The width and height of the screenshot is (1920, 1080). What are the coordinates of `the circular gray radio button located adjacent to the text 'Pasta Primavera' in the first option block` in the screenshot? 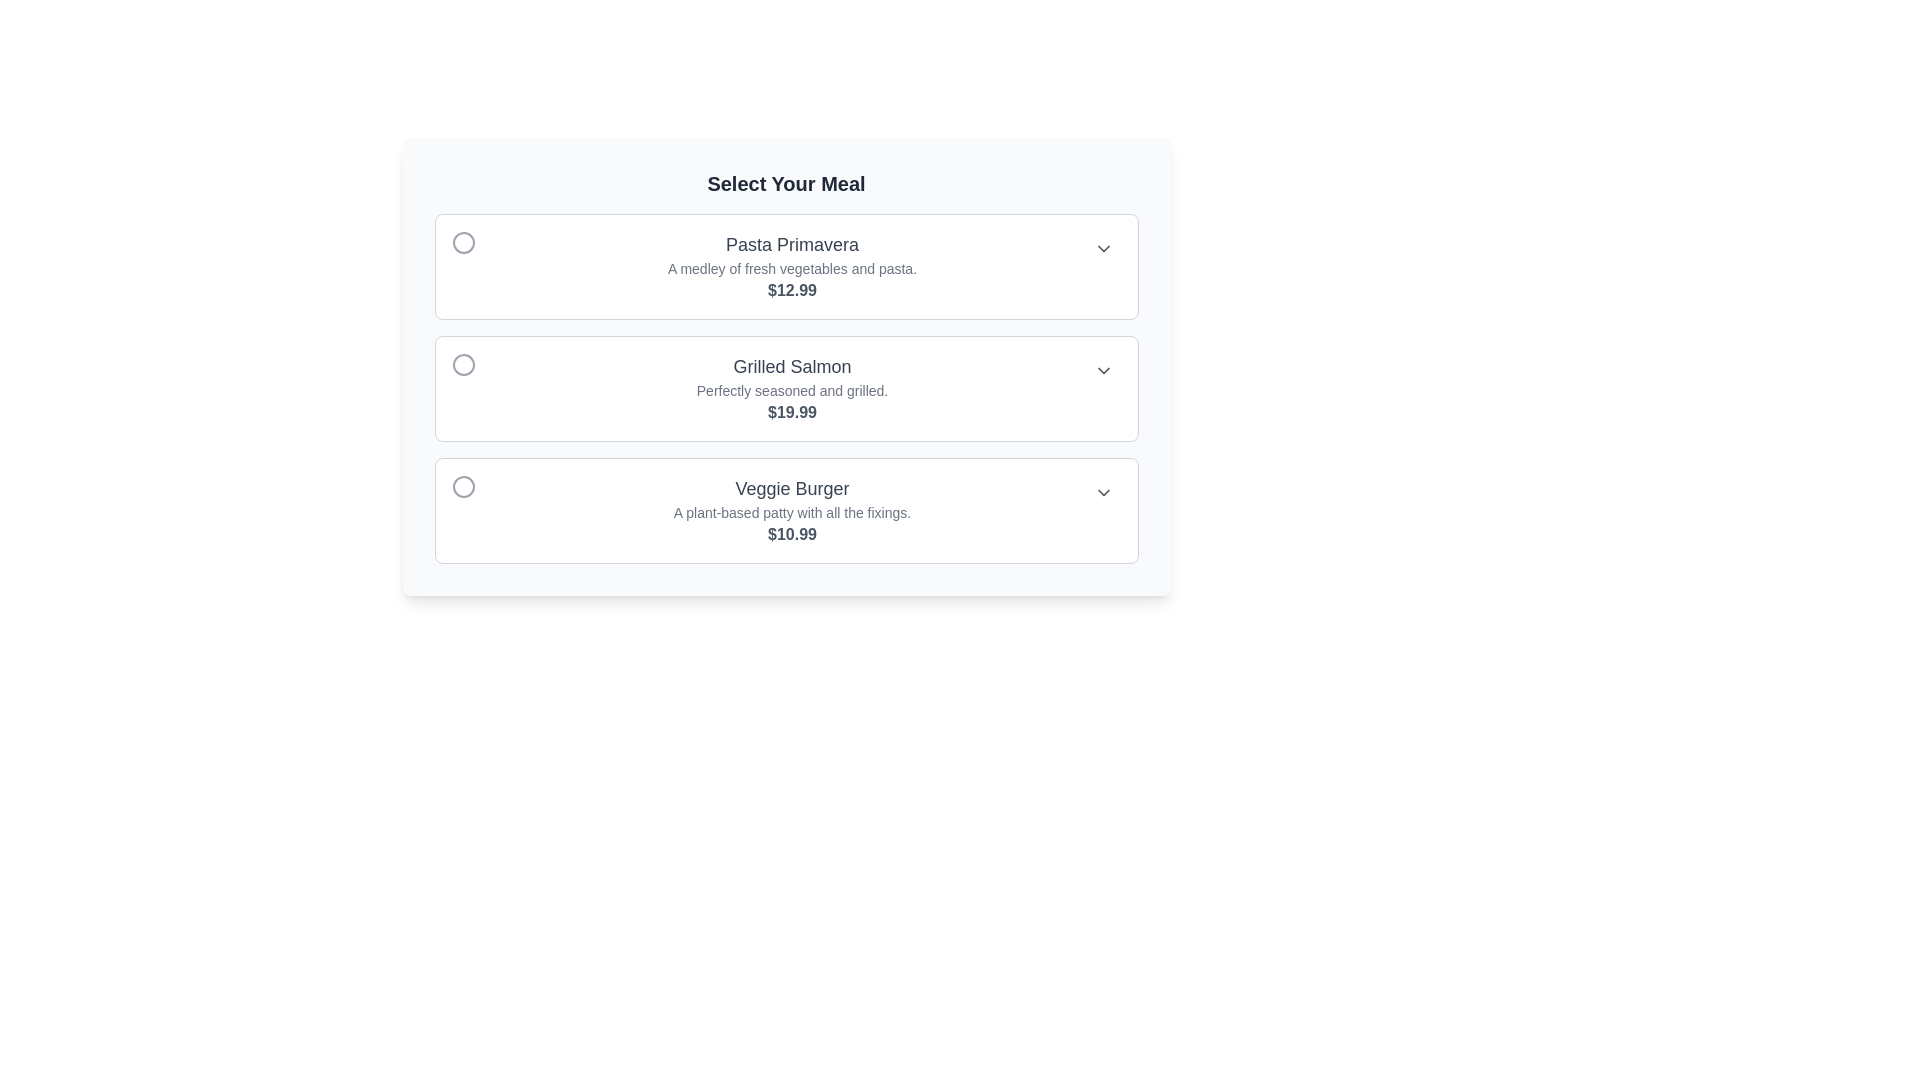 It's located at (462, 242).